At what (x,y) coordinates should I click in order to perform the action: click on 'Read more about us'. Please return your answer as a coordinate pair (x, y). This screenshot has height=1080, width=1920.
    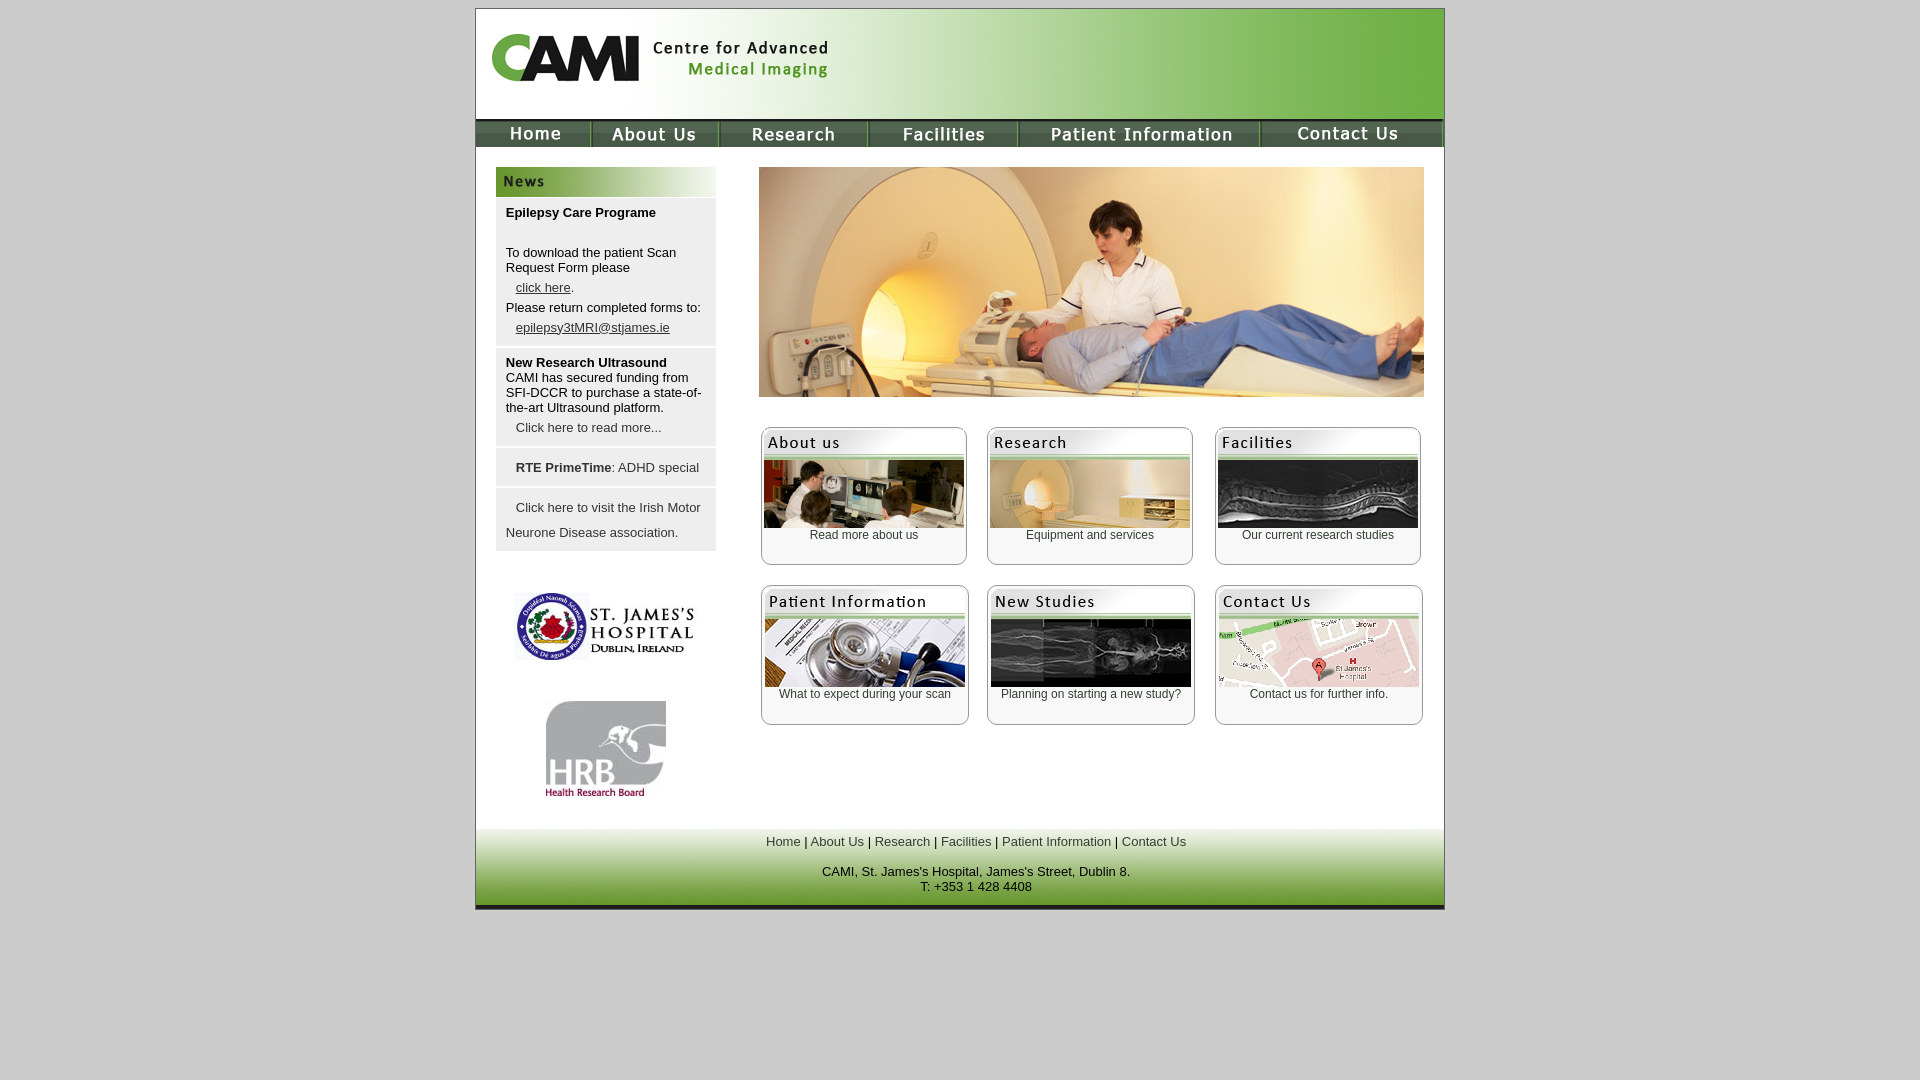
    Looking at the image, I should click on (810, 534).